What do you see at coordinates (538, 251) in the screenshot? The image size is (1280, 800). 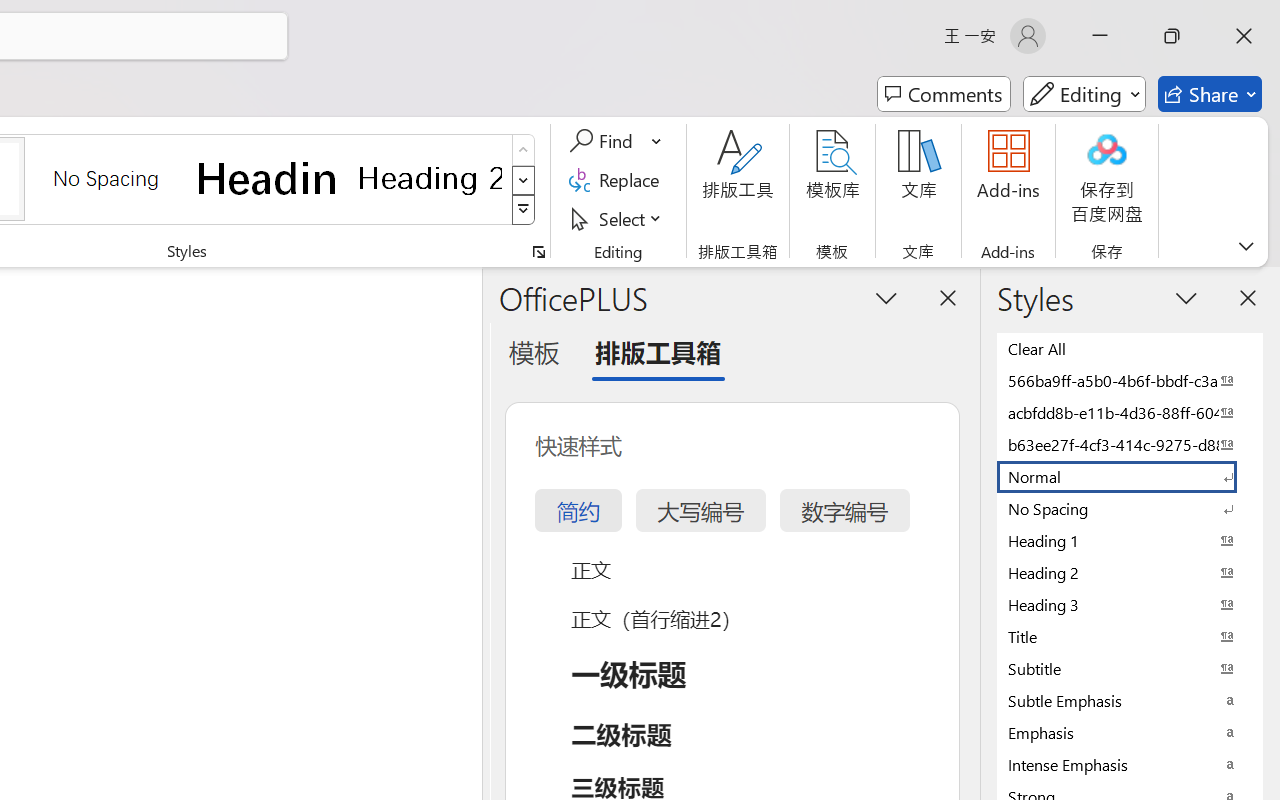 I see `'Styles...'` at bounding box center [538, 251].